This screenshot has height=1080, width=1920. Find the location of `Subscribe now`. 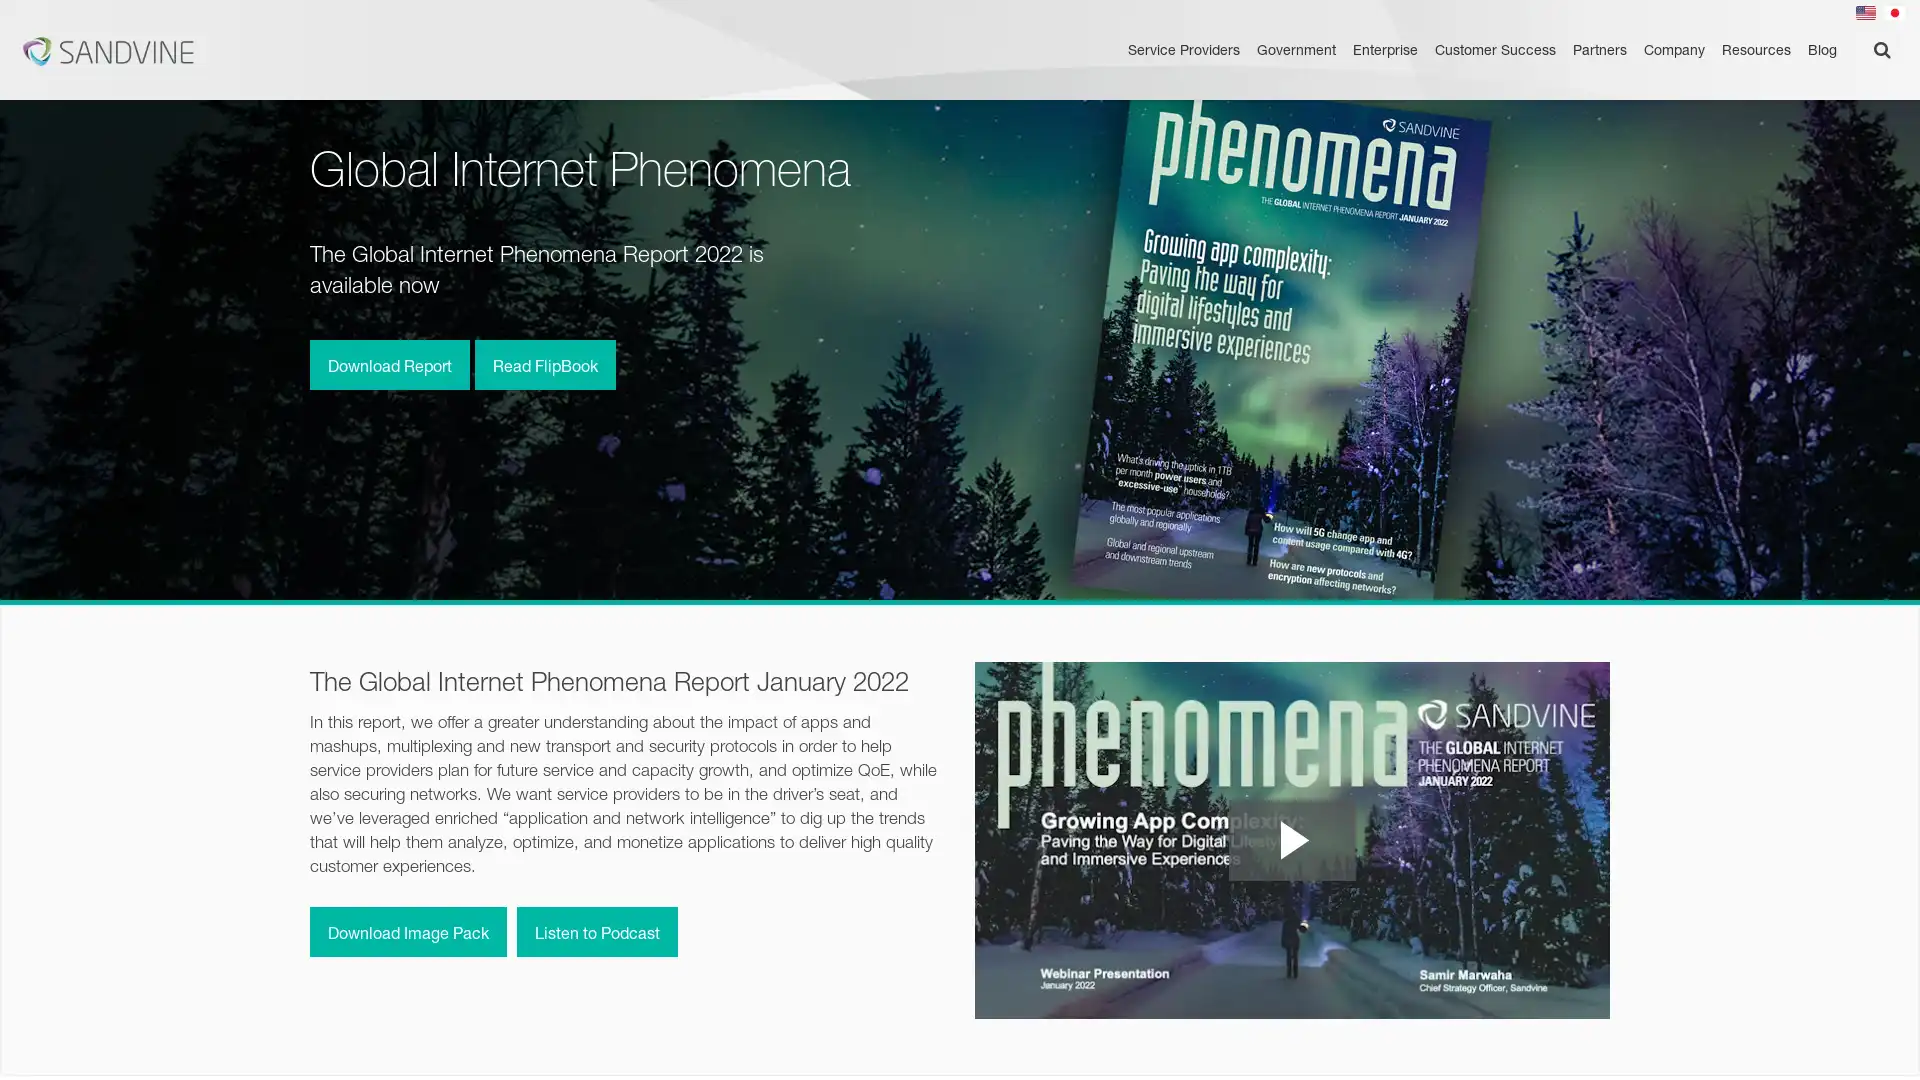

Subscribe now is located at coordinates (1708, 1040).